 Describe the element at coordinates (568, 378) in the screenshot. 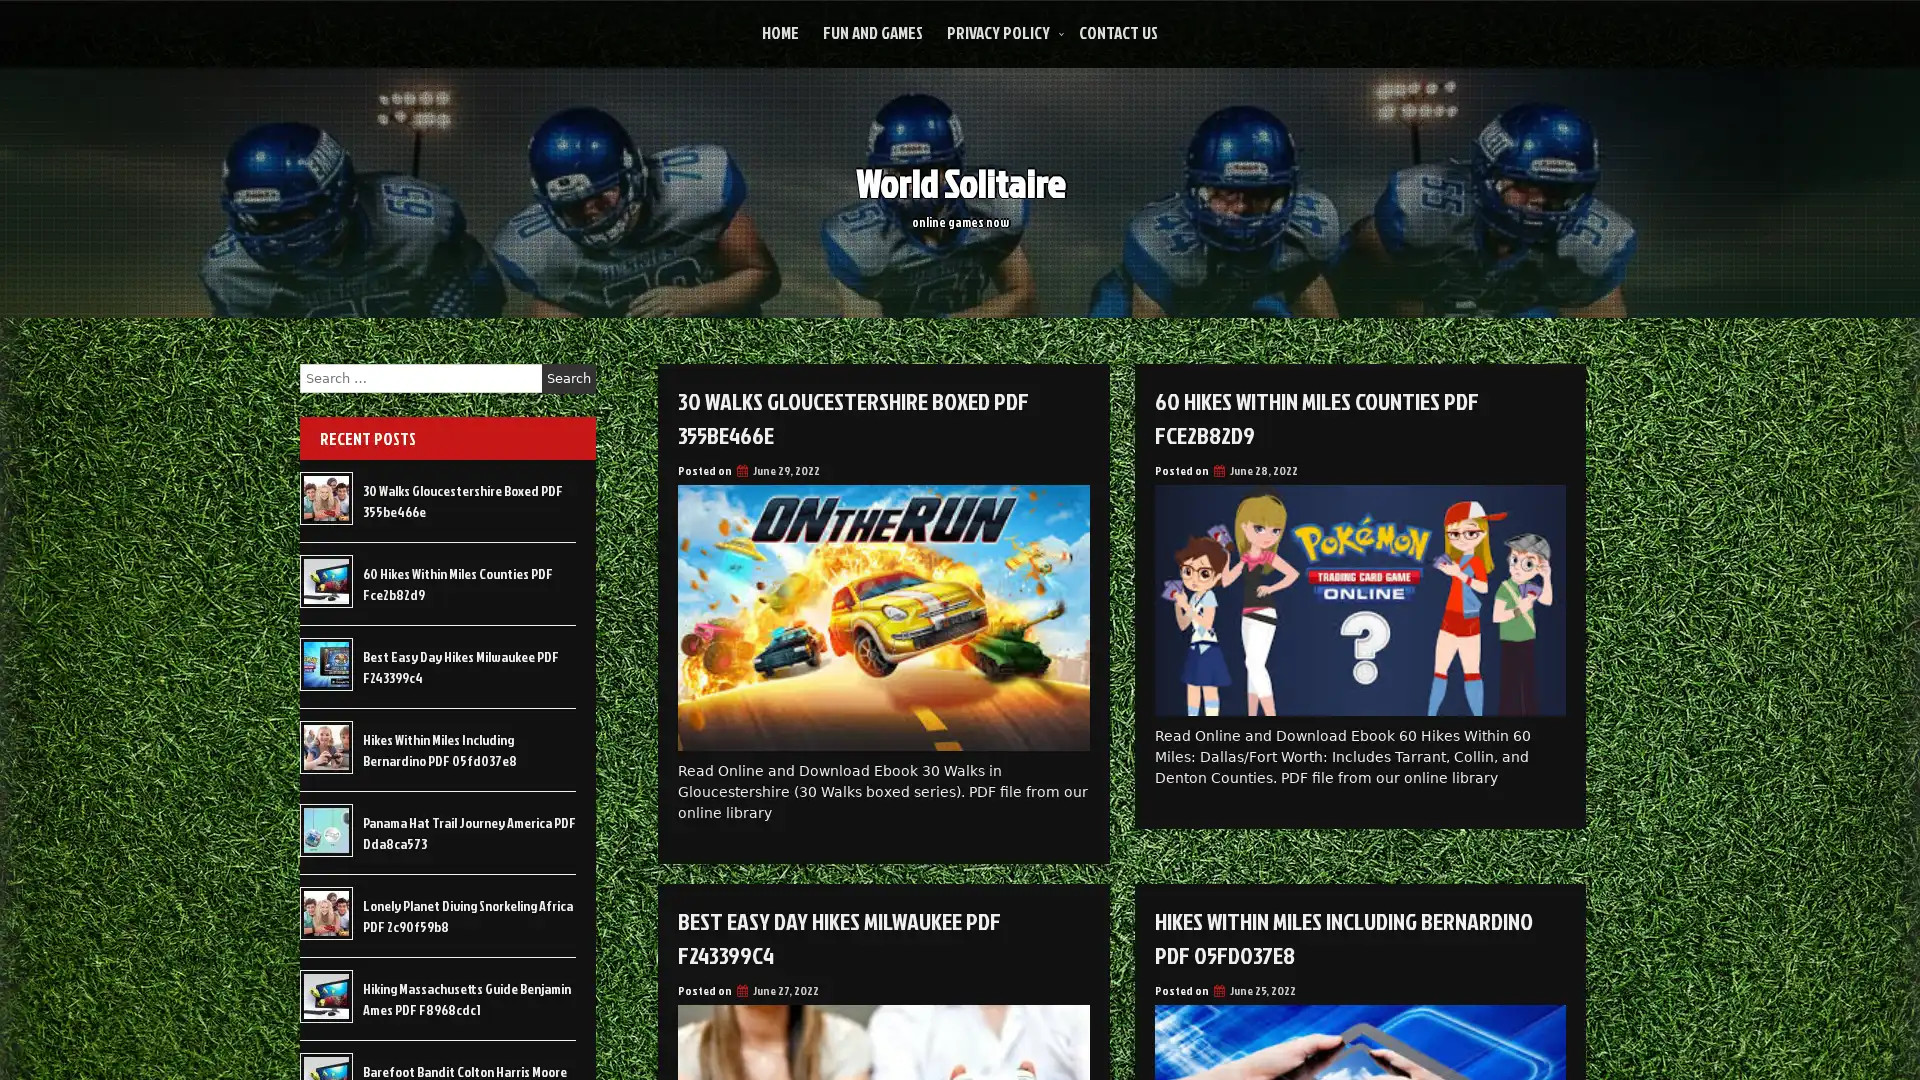

I see `Search` at that location.